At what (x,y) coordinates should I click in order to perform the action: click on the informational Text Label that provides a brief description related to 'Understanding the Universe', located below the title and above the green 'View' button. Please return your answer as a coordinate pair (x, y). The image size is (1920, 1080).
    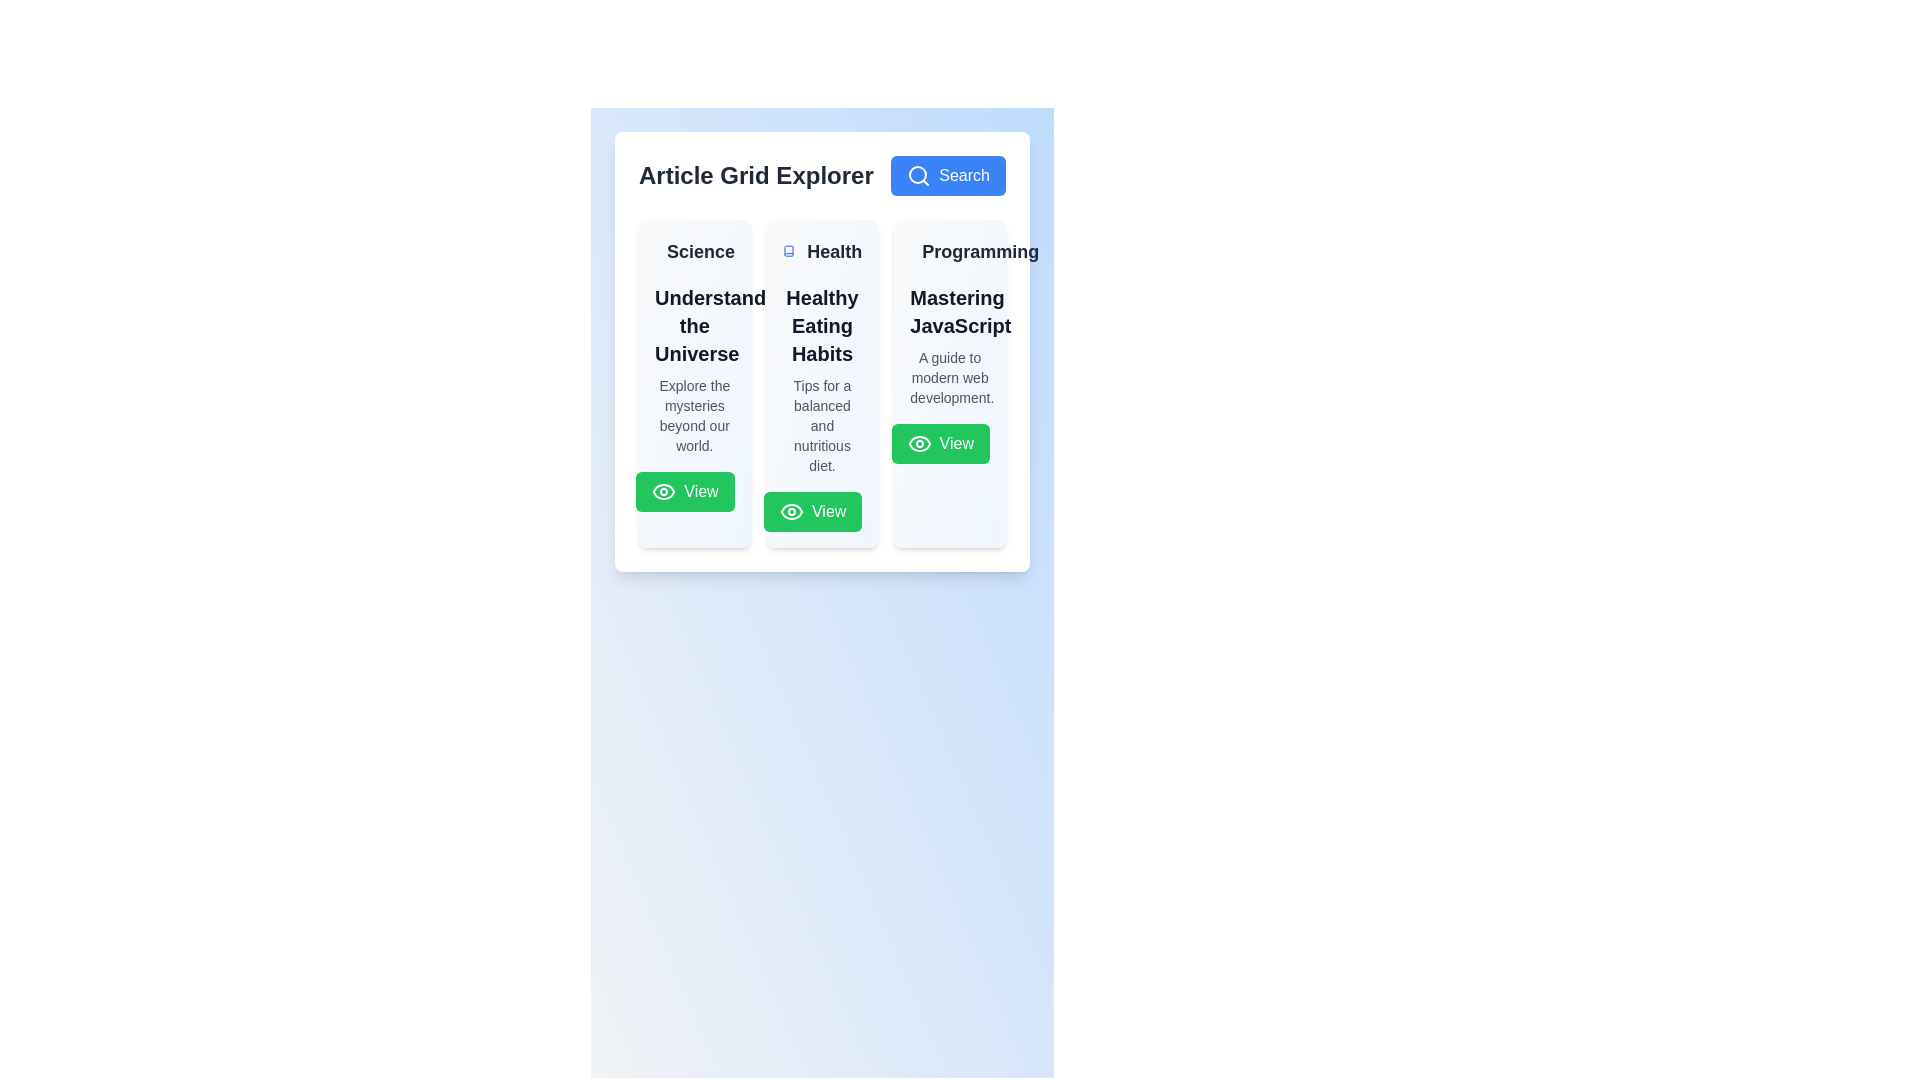
    Looking at the image, I should click on (694, 415).